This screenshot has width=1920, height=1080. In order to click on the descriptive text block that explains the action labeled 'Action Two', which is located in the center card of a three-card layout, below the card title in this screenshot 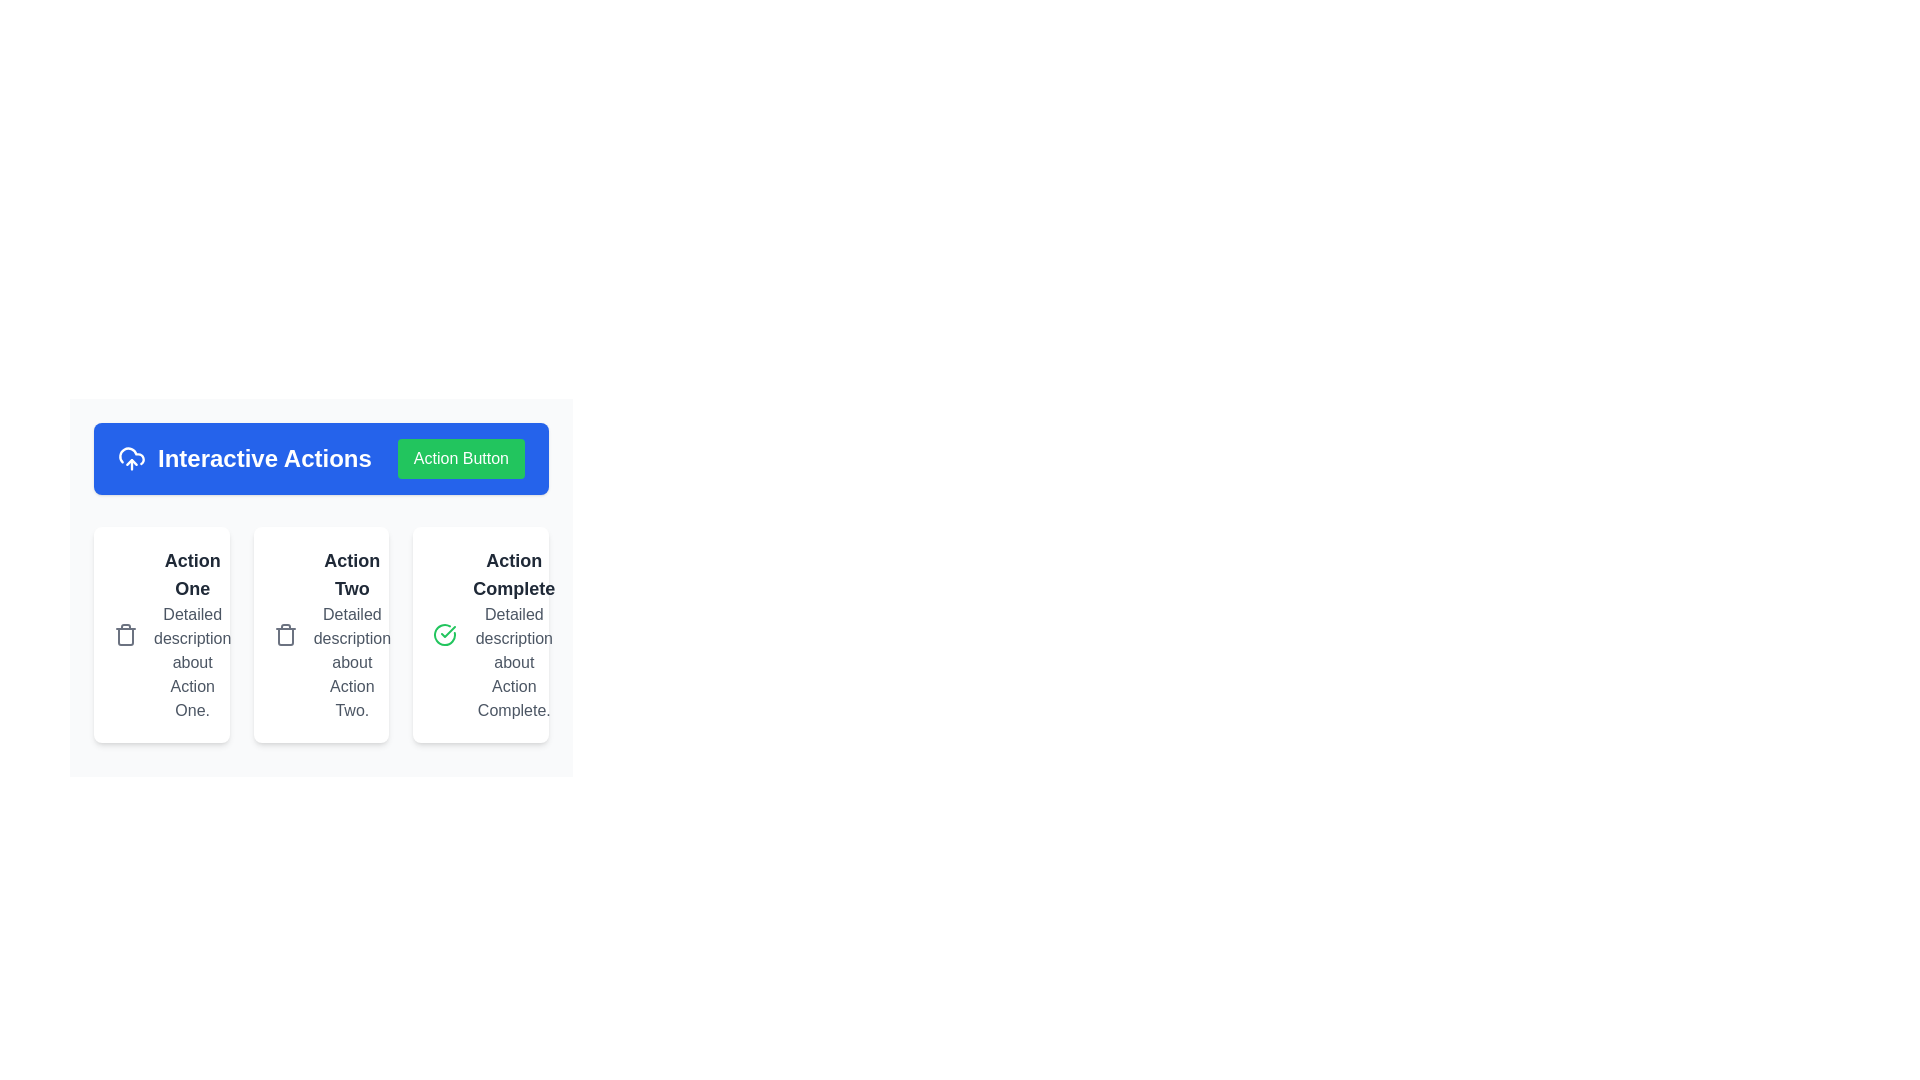, I will do `click(352, 663)`.